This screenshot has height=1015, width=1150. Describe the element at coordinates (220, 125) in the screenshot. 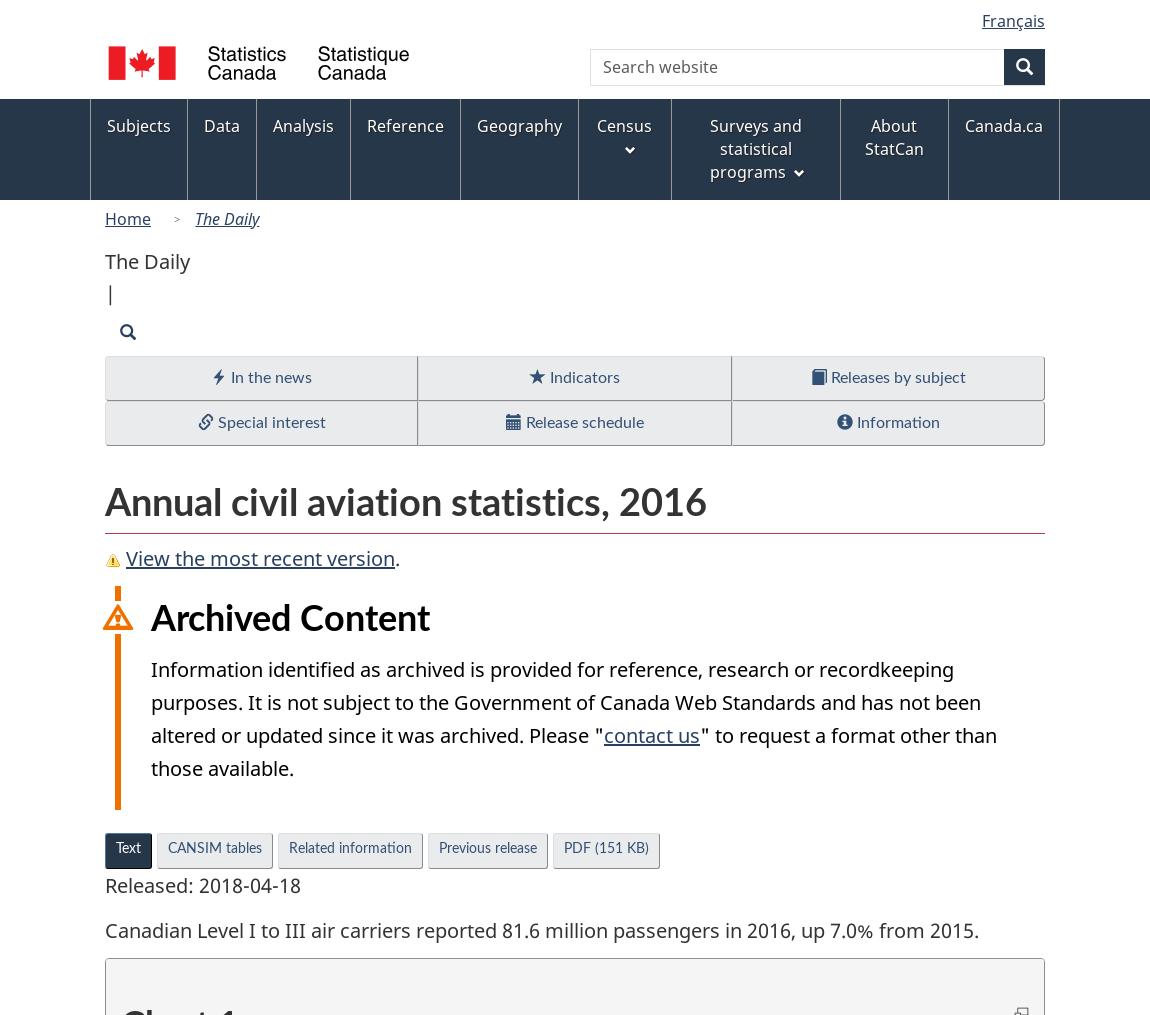

I see `'Data'` at that location.